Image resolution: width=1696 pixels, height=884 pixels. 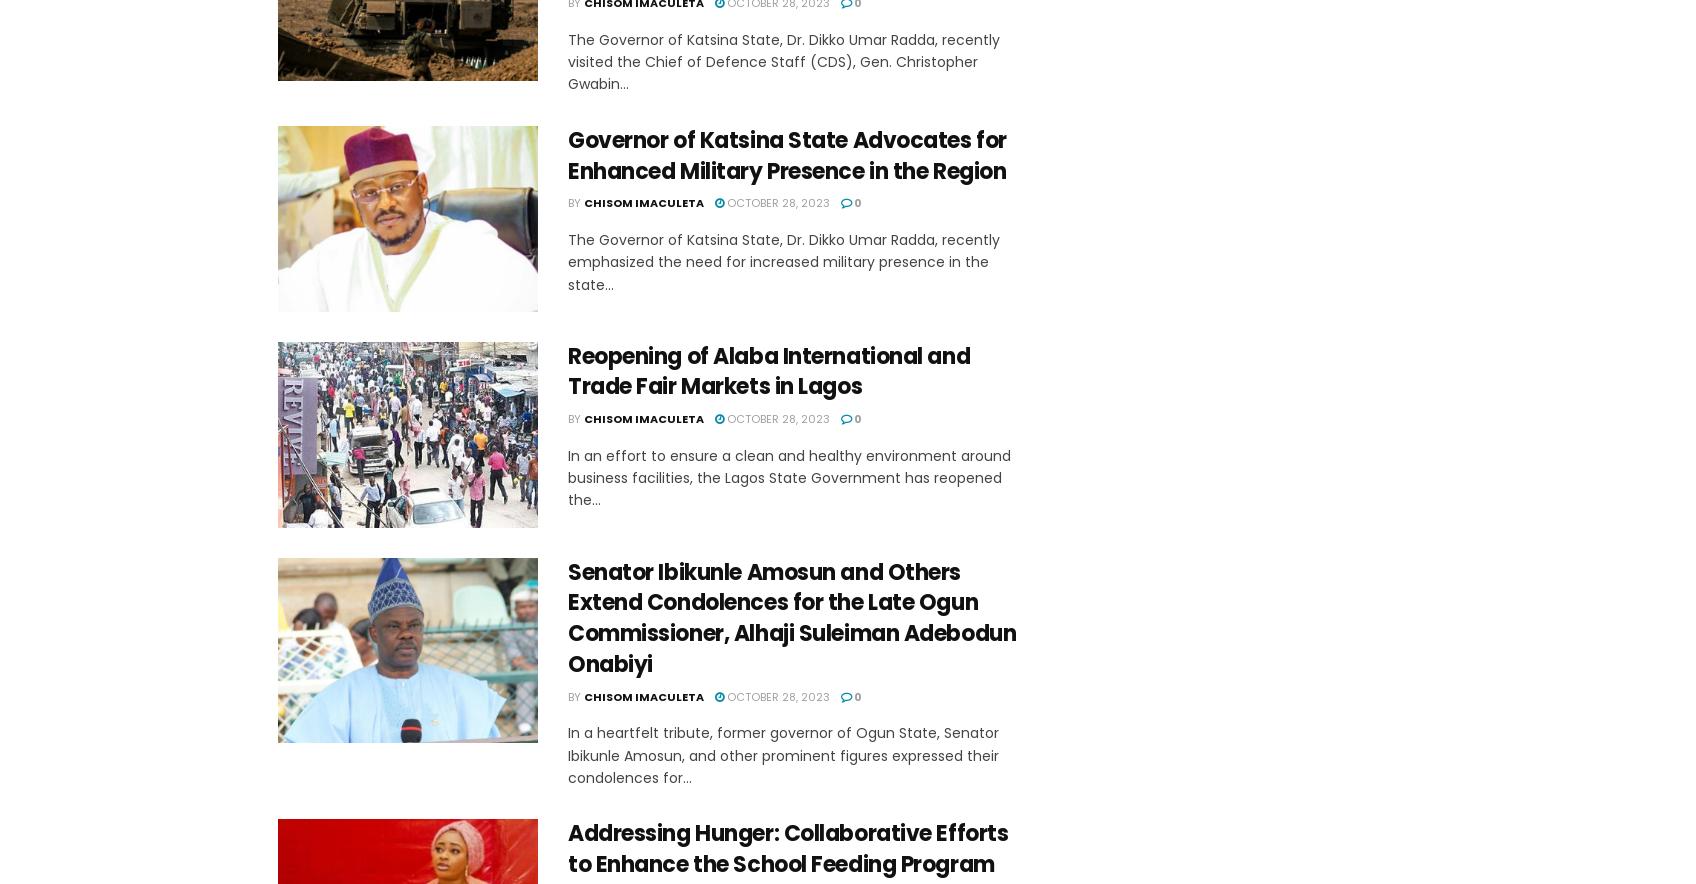 What do you see at coordinates (783, 60) in the screenshot?
I see `'The Governor of Katsina State, Dr. Dikko Umar Radda, recently visited the Chief of Defence Staff (CDS), Gen. Christopher Gwabin...'` at bounding box center [783, 60].